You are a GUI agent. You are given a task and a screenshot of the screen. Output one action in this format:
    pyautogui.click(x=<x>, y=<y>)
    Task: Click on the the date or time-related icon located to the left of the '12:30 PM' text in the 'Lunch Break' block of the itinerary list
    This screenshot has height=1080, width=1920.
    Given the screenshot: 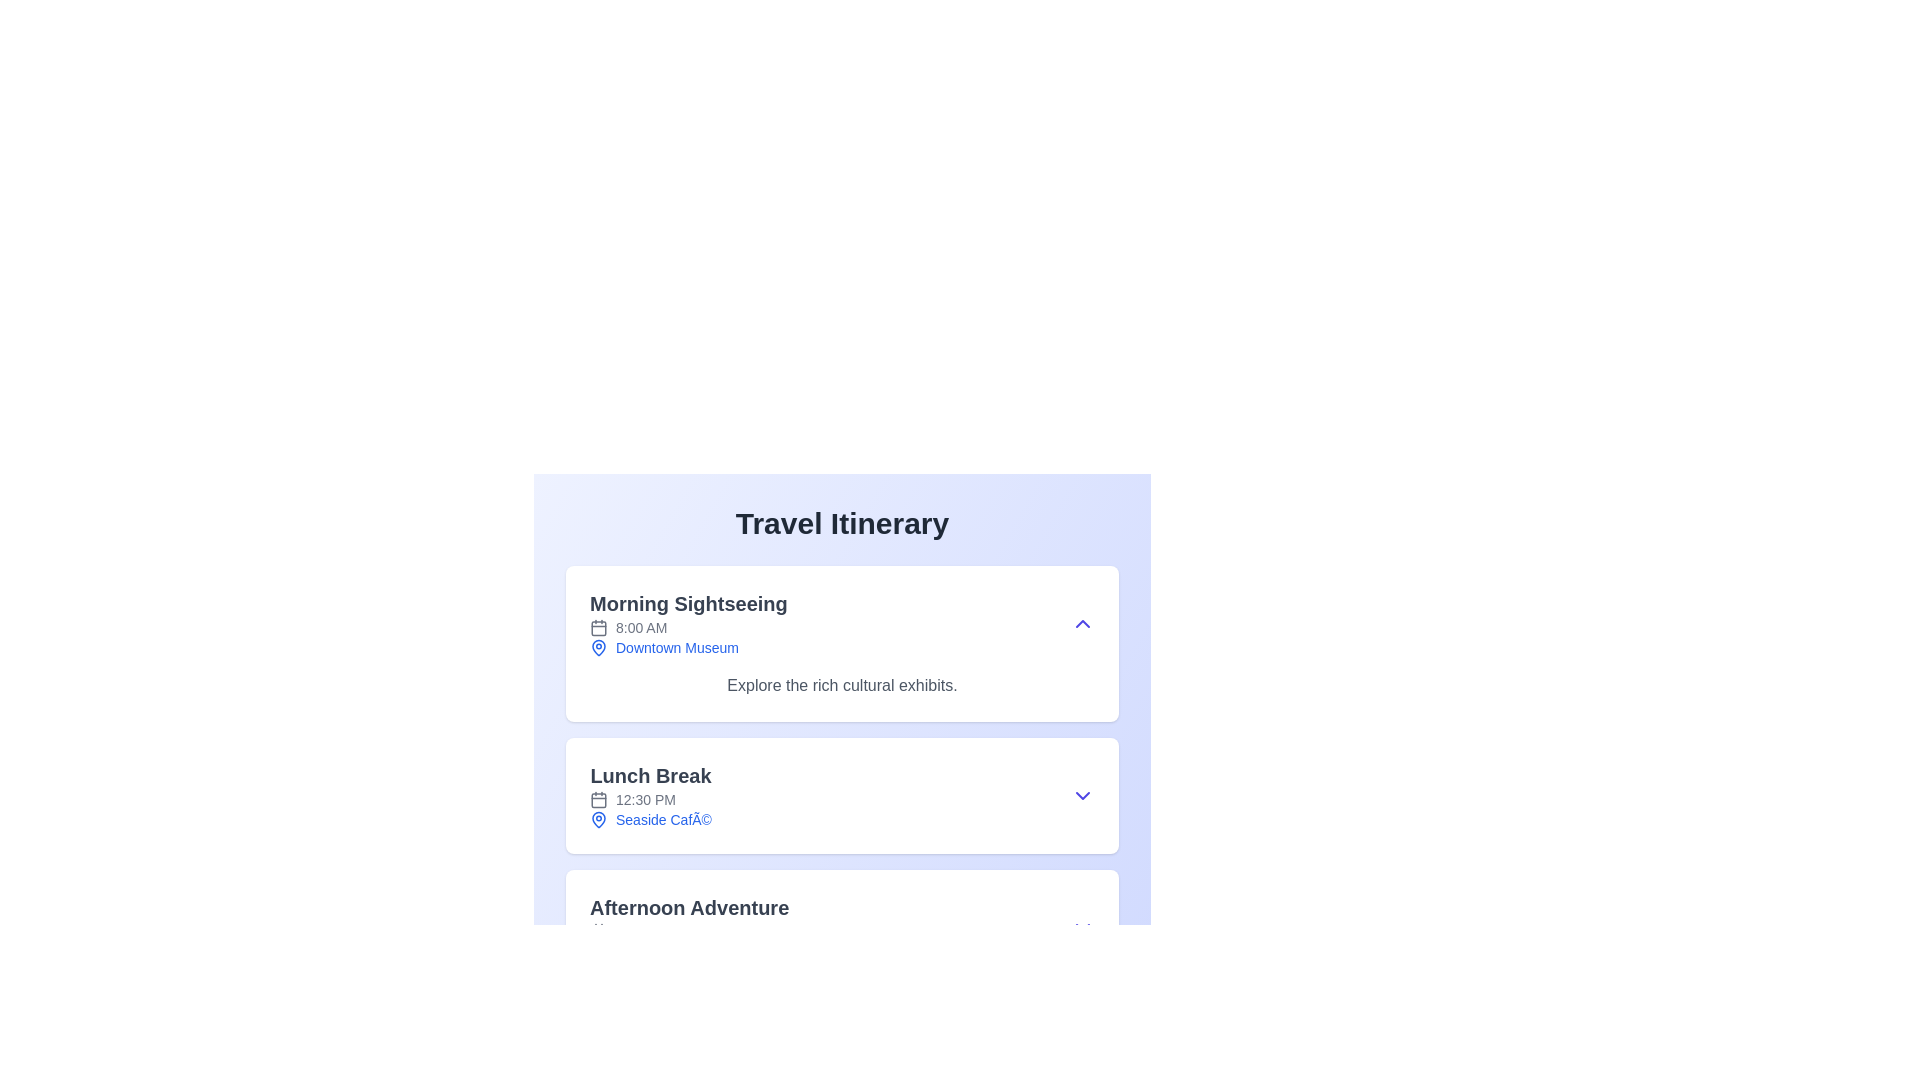 What is the action you would take?
    pyautogui.click(x=598, y=798)
    